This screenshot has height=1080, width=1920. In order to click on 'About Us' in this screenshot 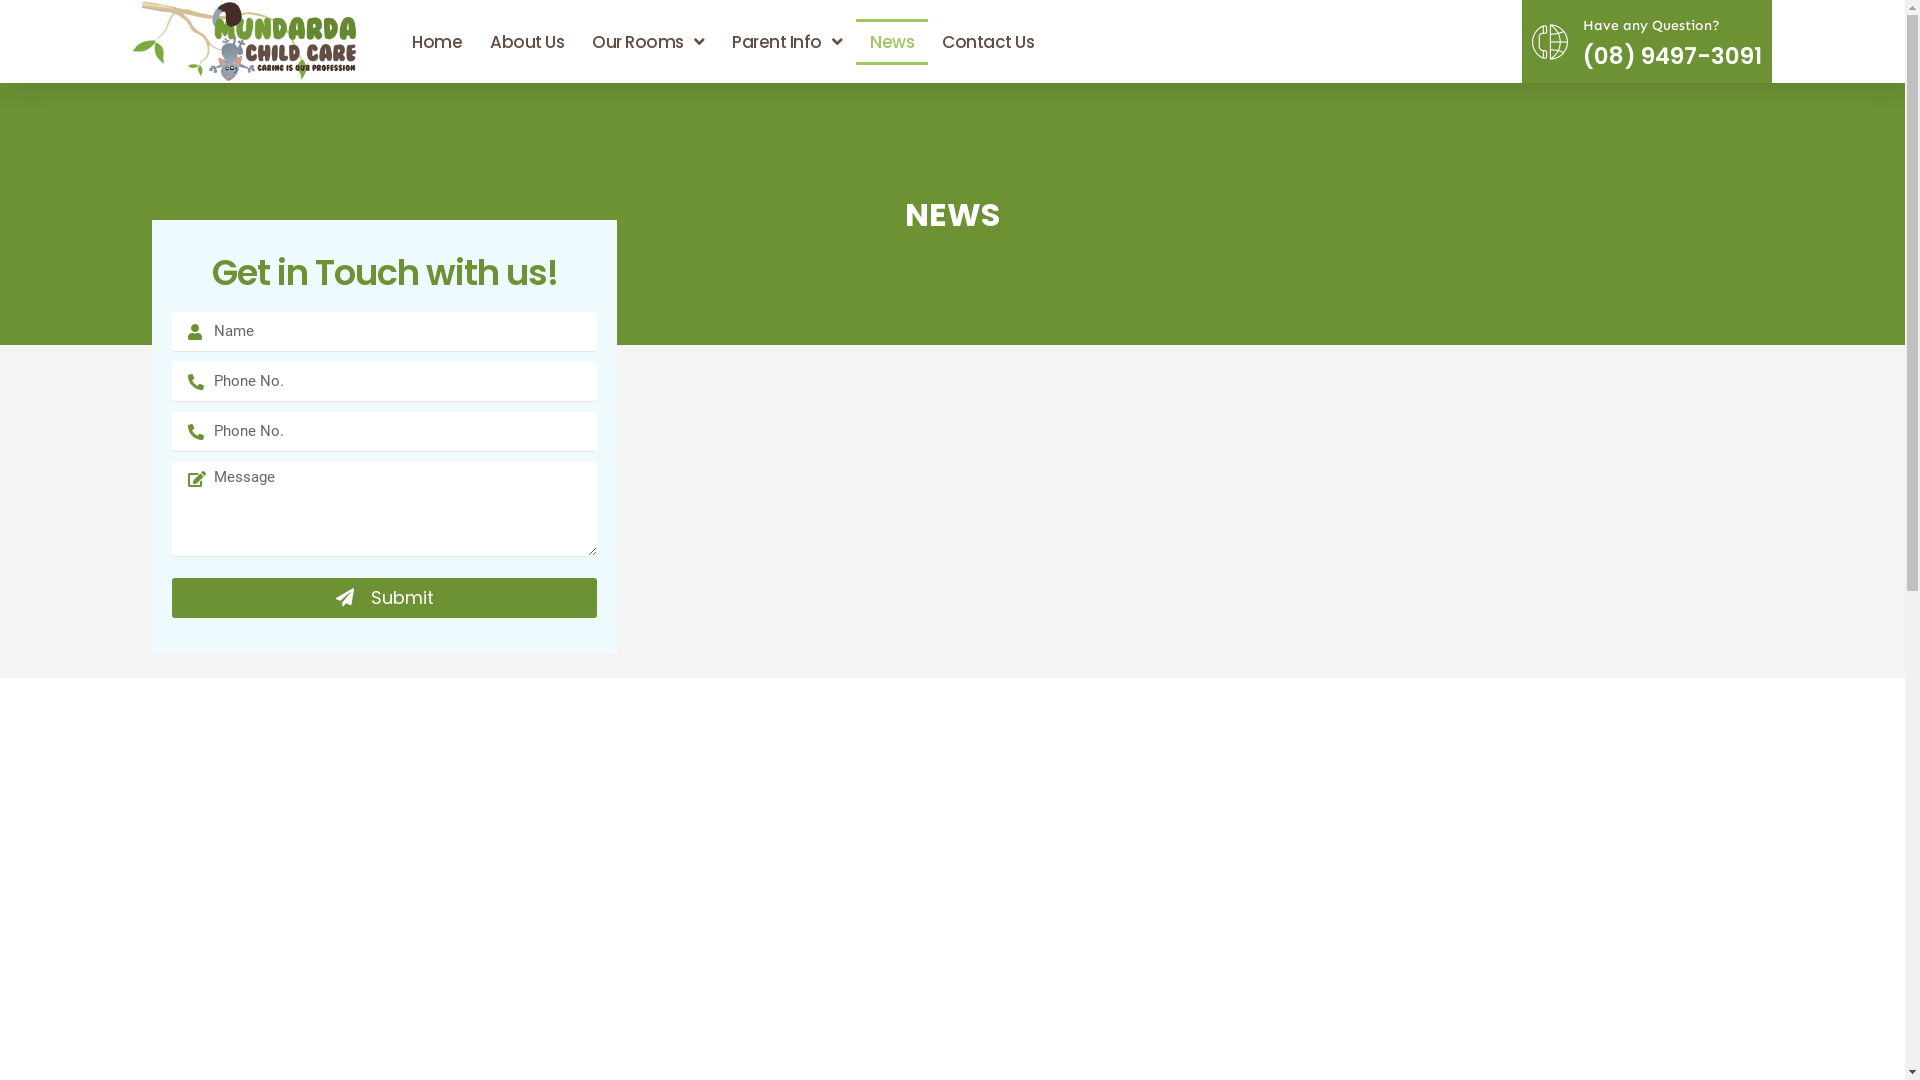, I will do `click(474, 42)`.